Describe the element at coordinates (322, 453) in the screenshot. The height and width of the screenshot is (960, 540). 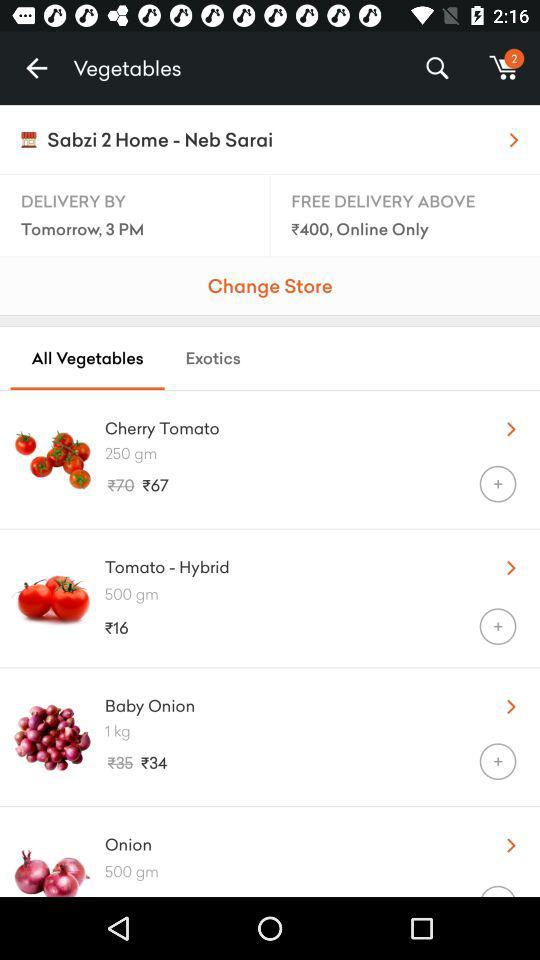
I see `icon below u item` at that location.